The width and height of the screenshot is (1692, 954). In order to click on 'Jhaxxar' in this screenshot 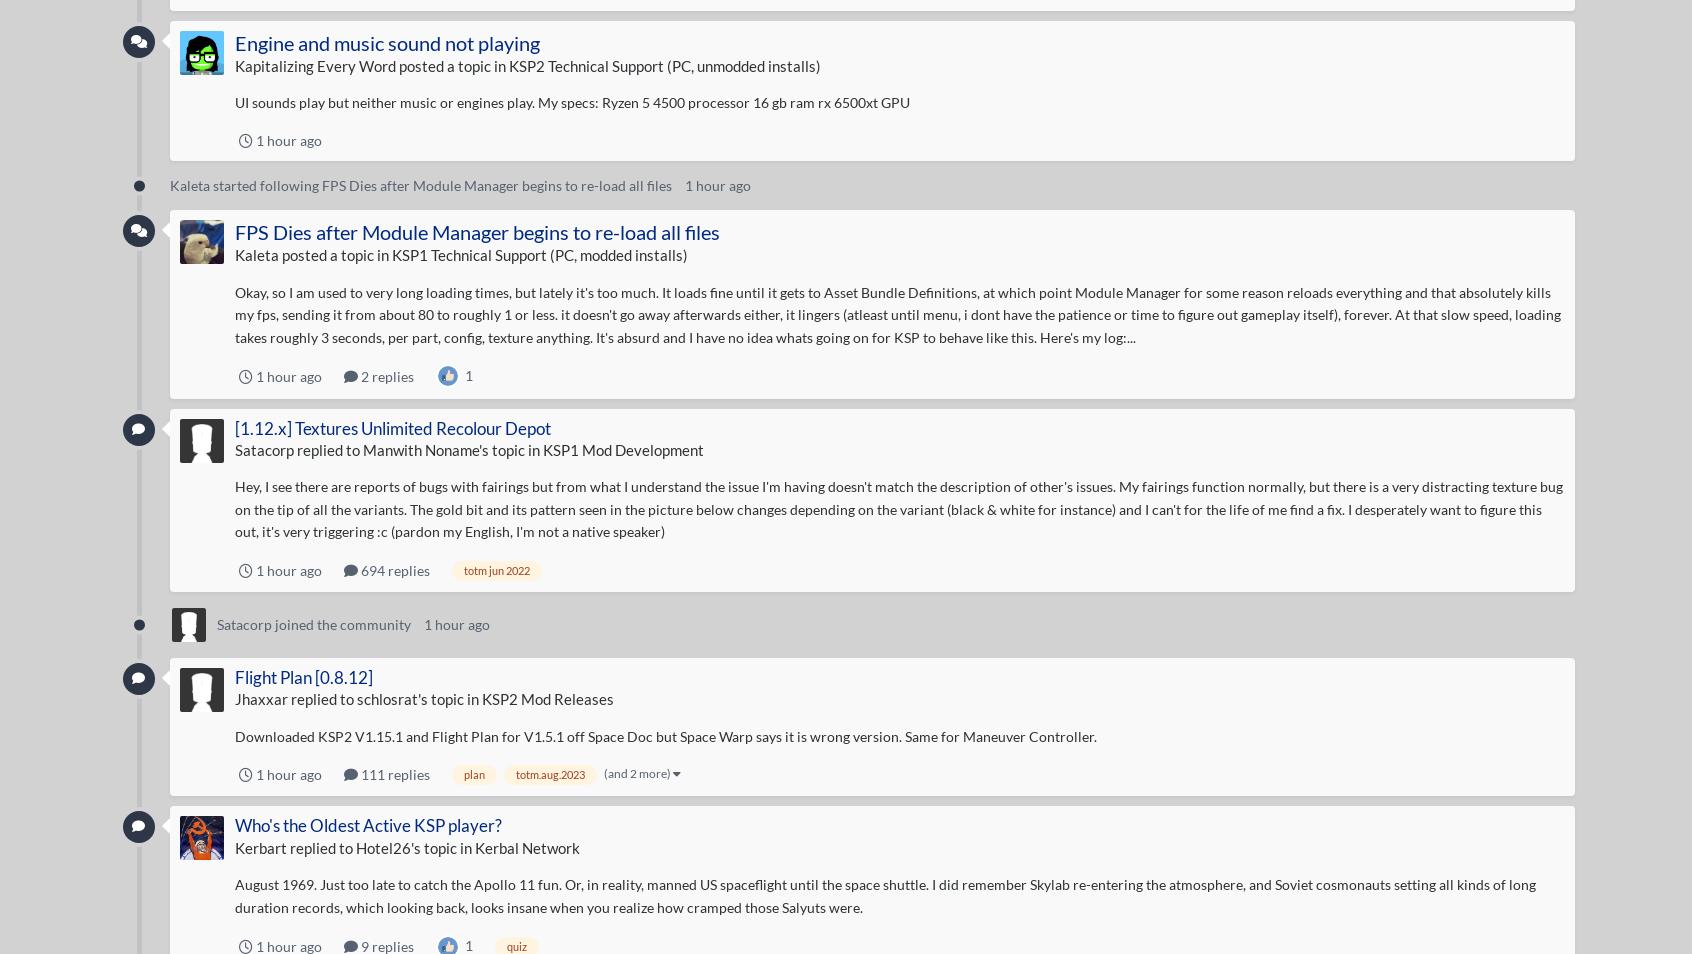, I will do `click(234, 697)`.